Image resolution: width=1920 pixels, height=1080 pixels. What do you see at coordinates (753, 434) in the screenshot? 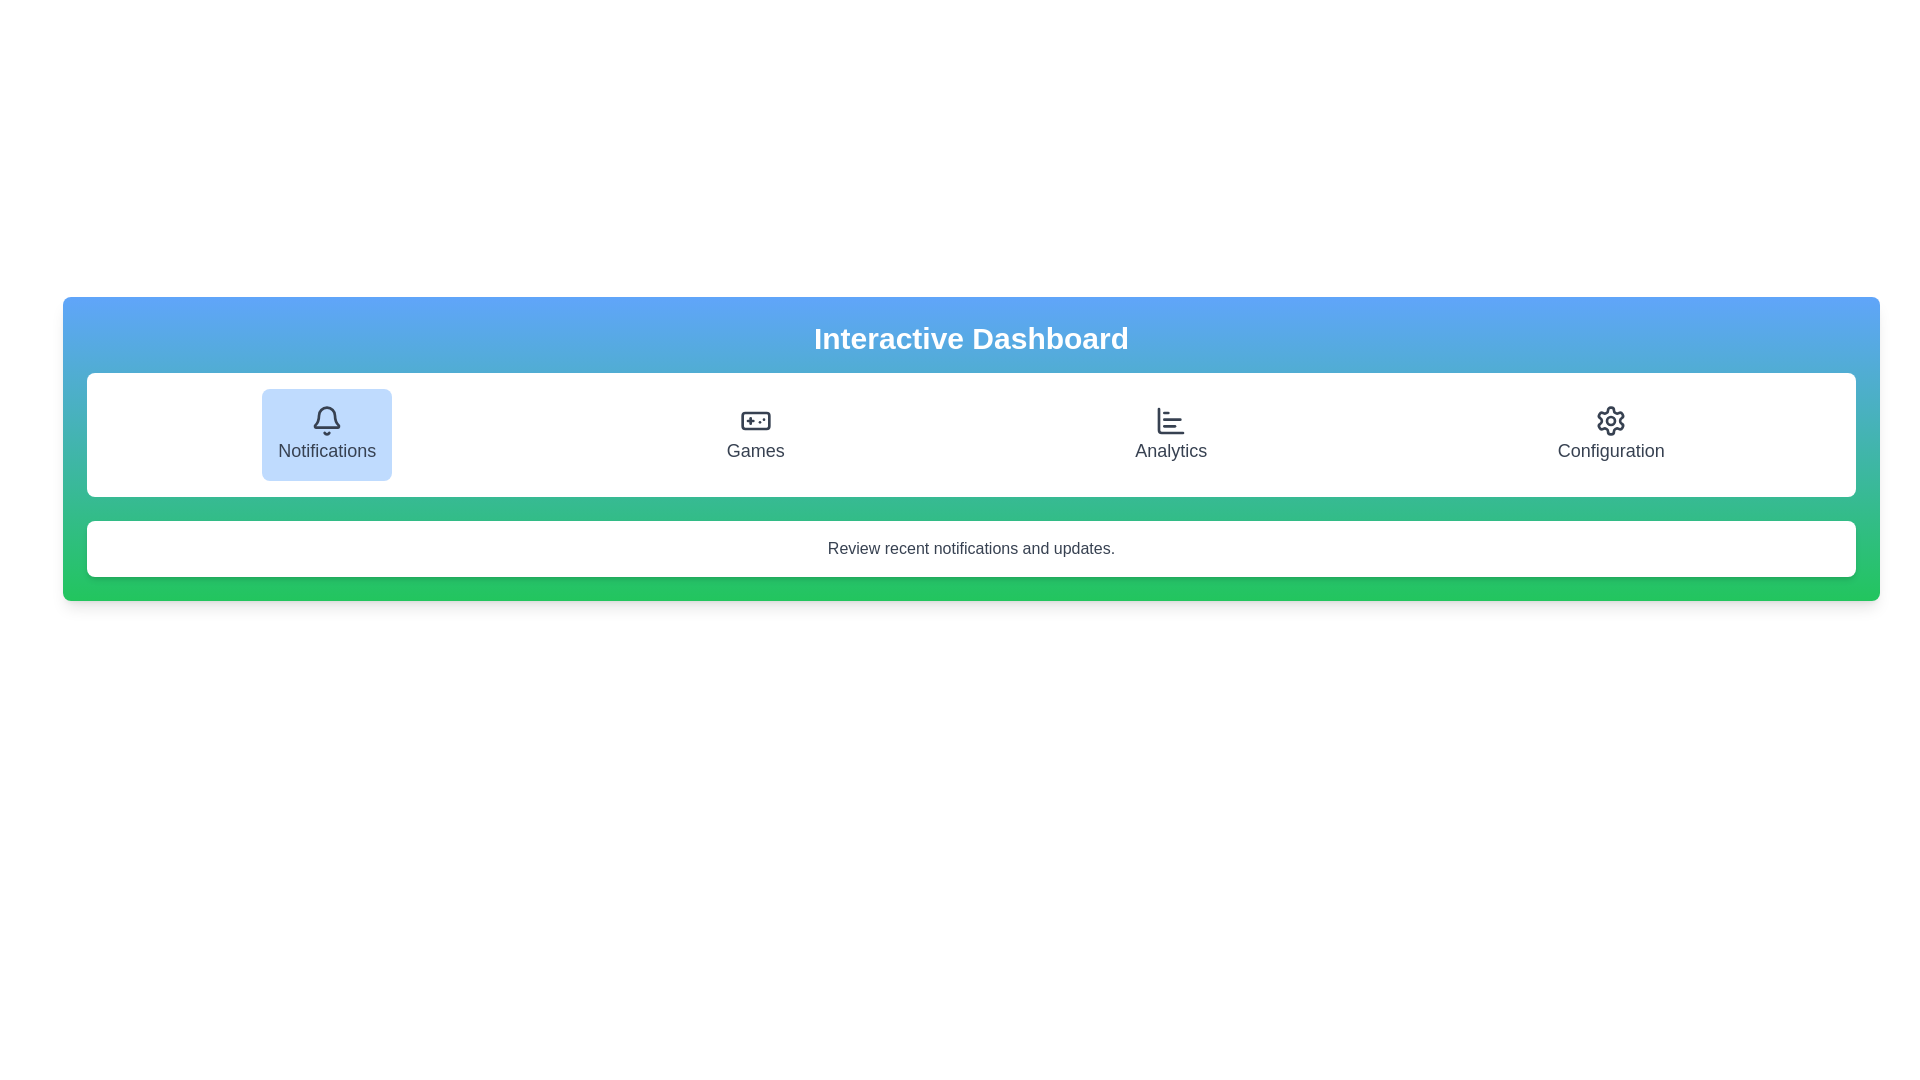
I see `the tab corresponding to Games` at bounding box center [753, 434].